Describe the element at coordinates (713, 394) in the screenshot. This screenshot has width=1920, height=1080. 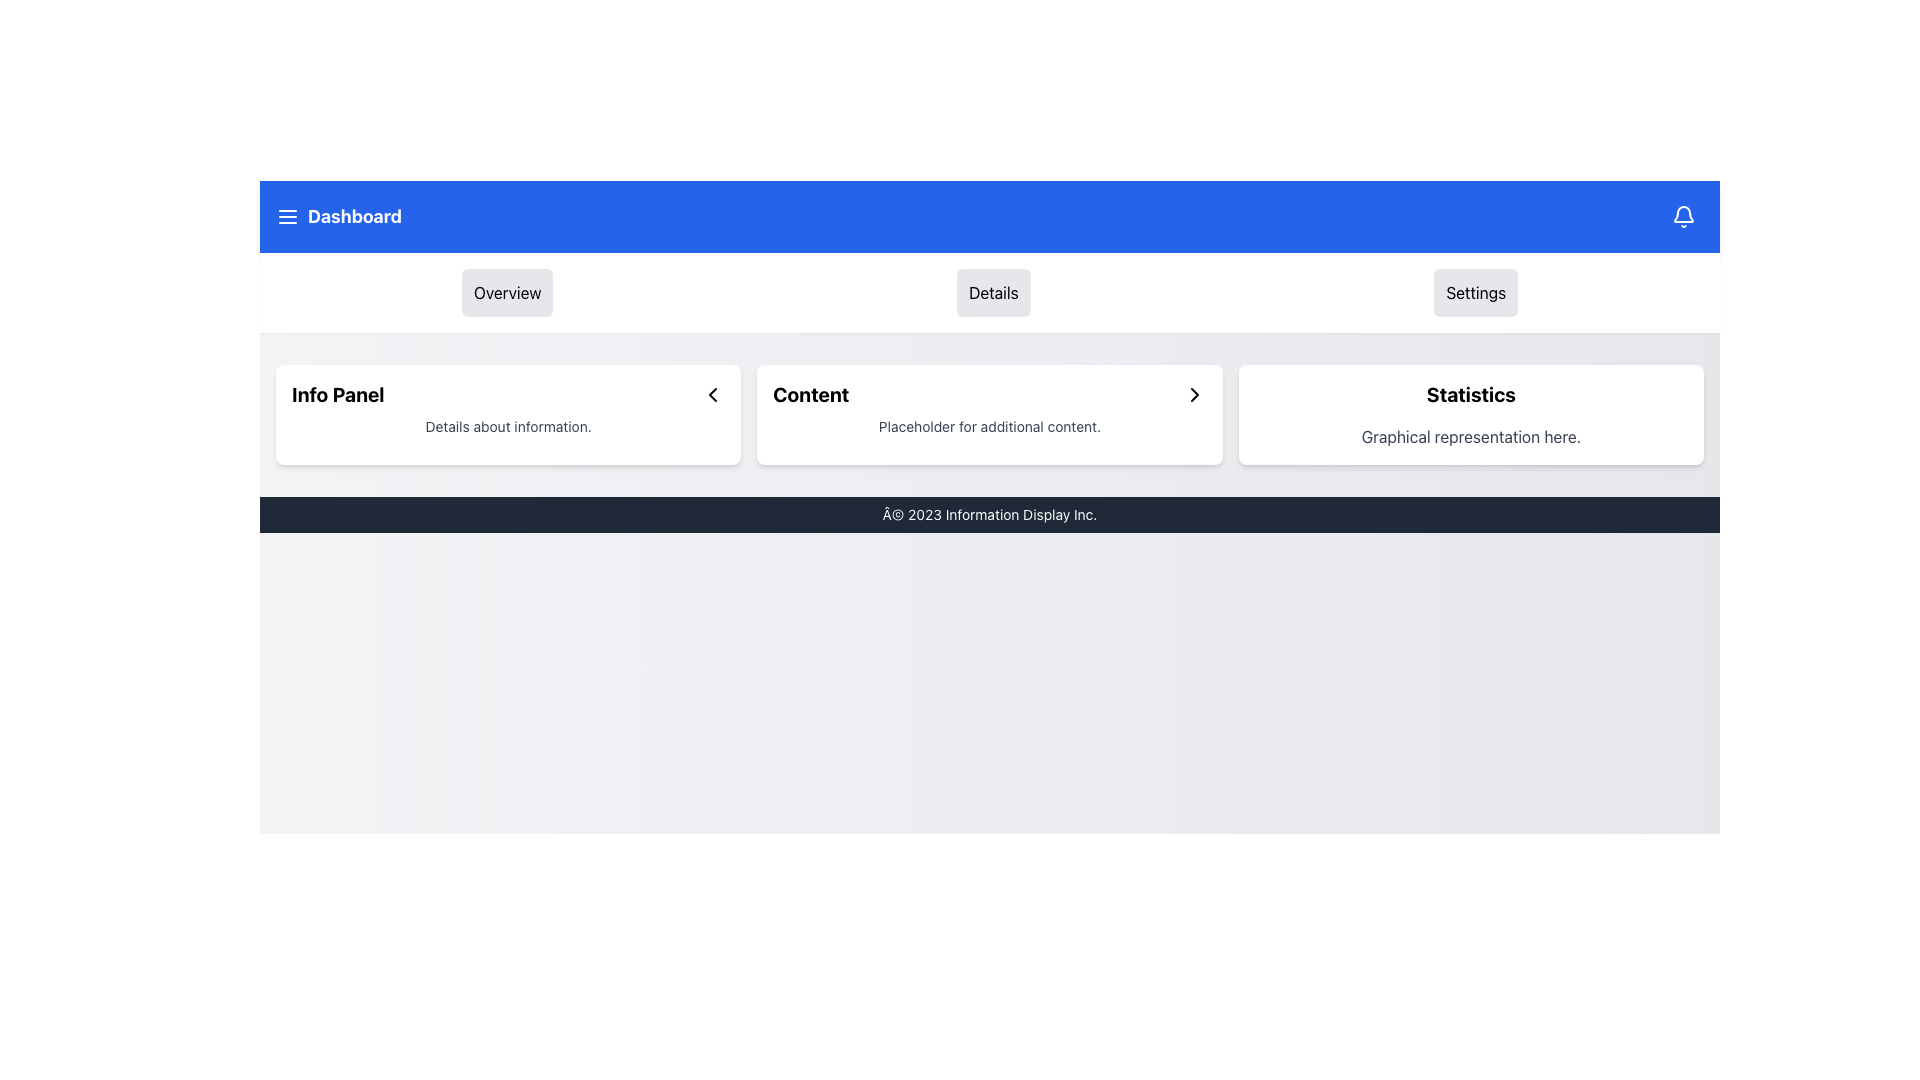
I see `the SVG Icon located to the right of the 'Info Panel' text within the 'Info Panel' card` at that location.